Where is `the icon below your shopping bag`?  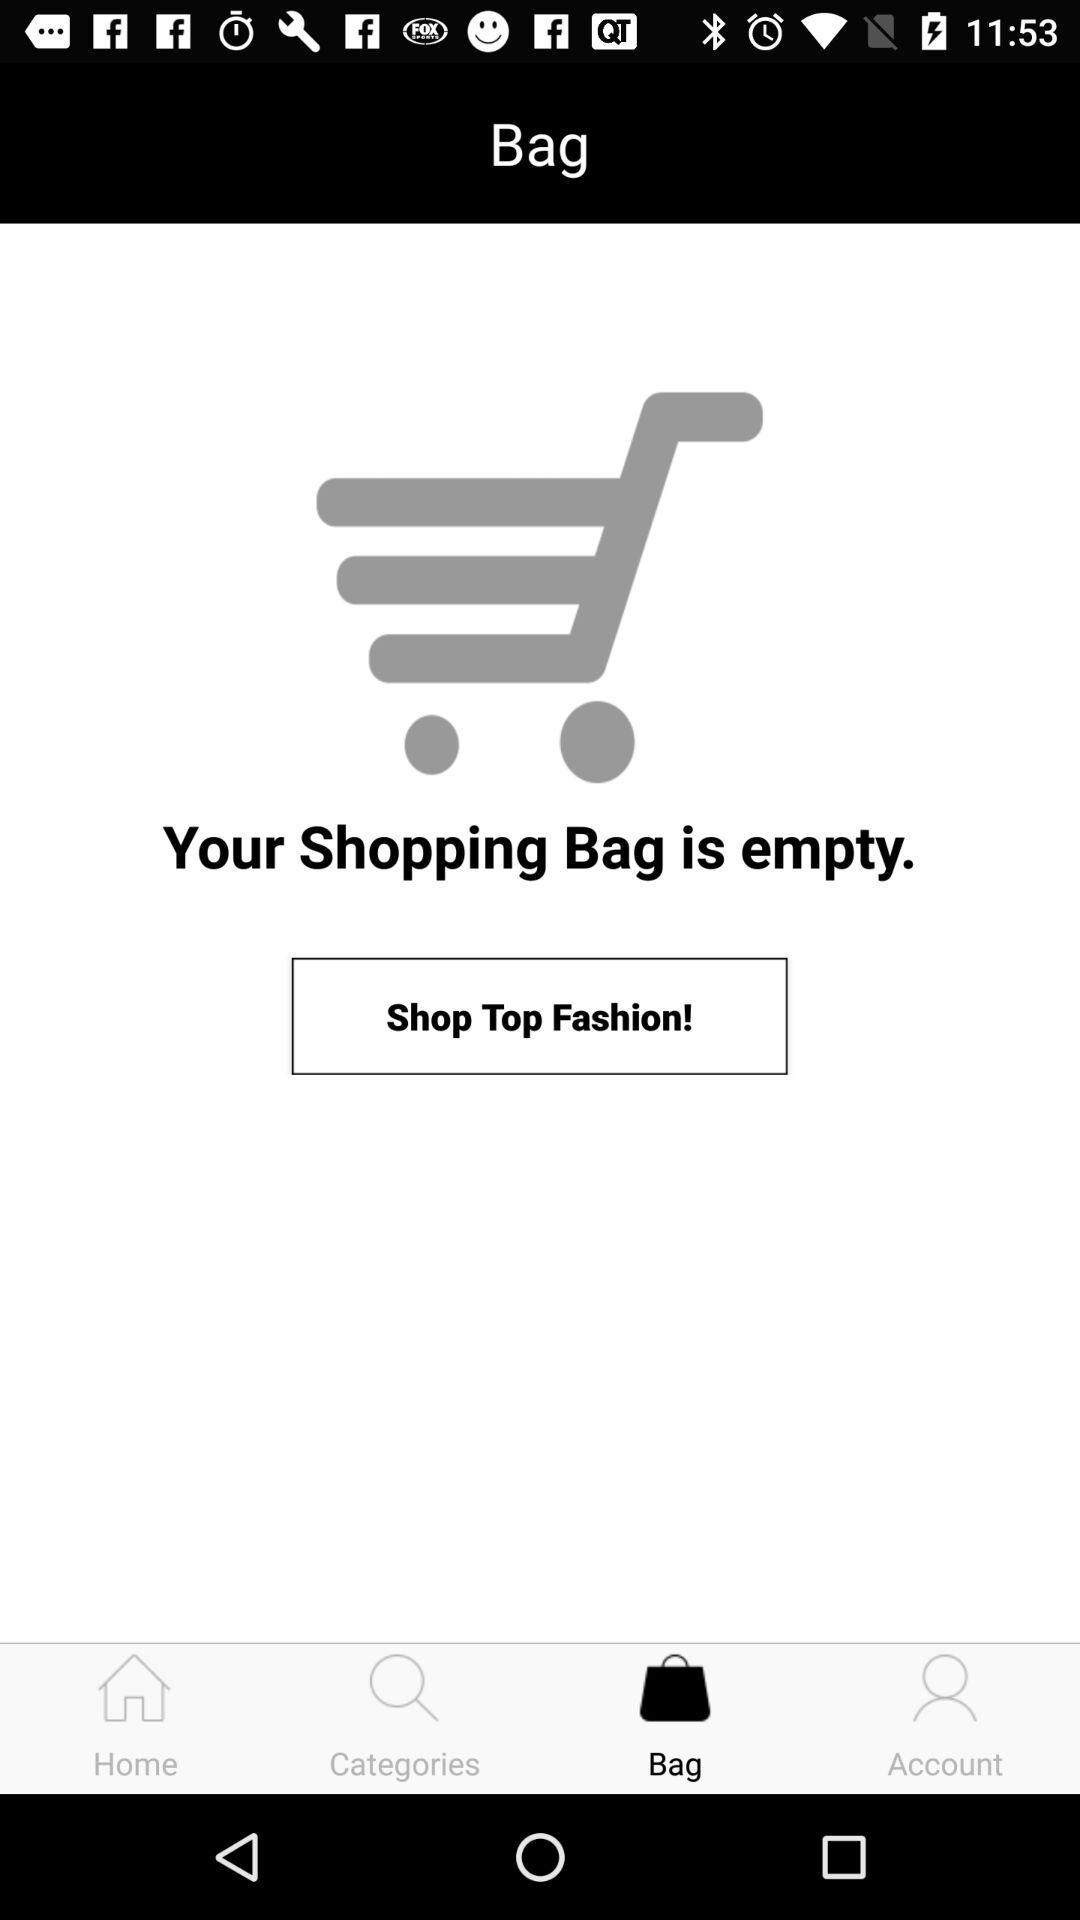 the icon below your shopping bag is located at coordinates (538, 1016).